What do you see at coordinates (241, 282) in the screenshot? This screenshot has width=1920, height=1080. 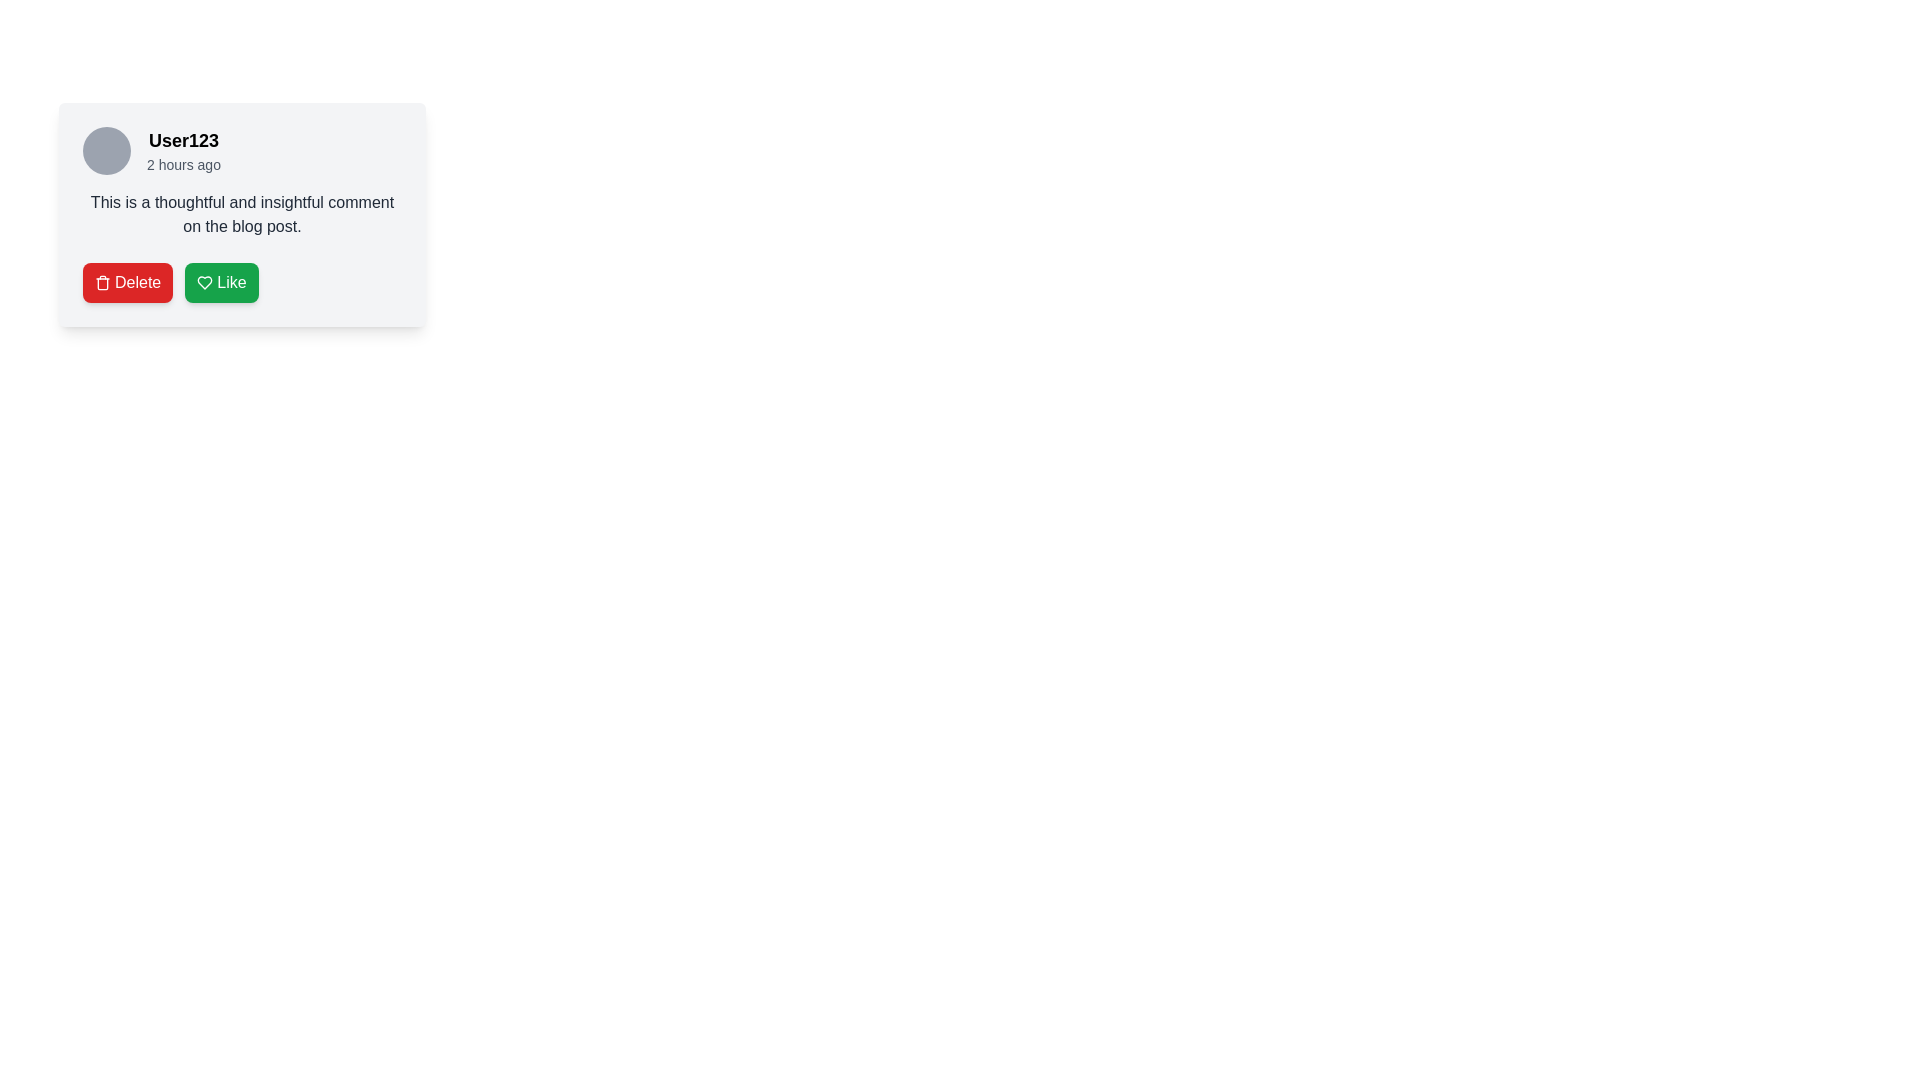 I see `the 'Like' button, which is the second button in a horizontal button group located at the bottom of a comment card and positioned to the right of the red 'Delete' button` at bounding box center [241, 282].